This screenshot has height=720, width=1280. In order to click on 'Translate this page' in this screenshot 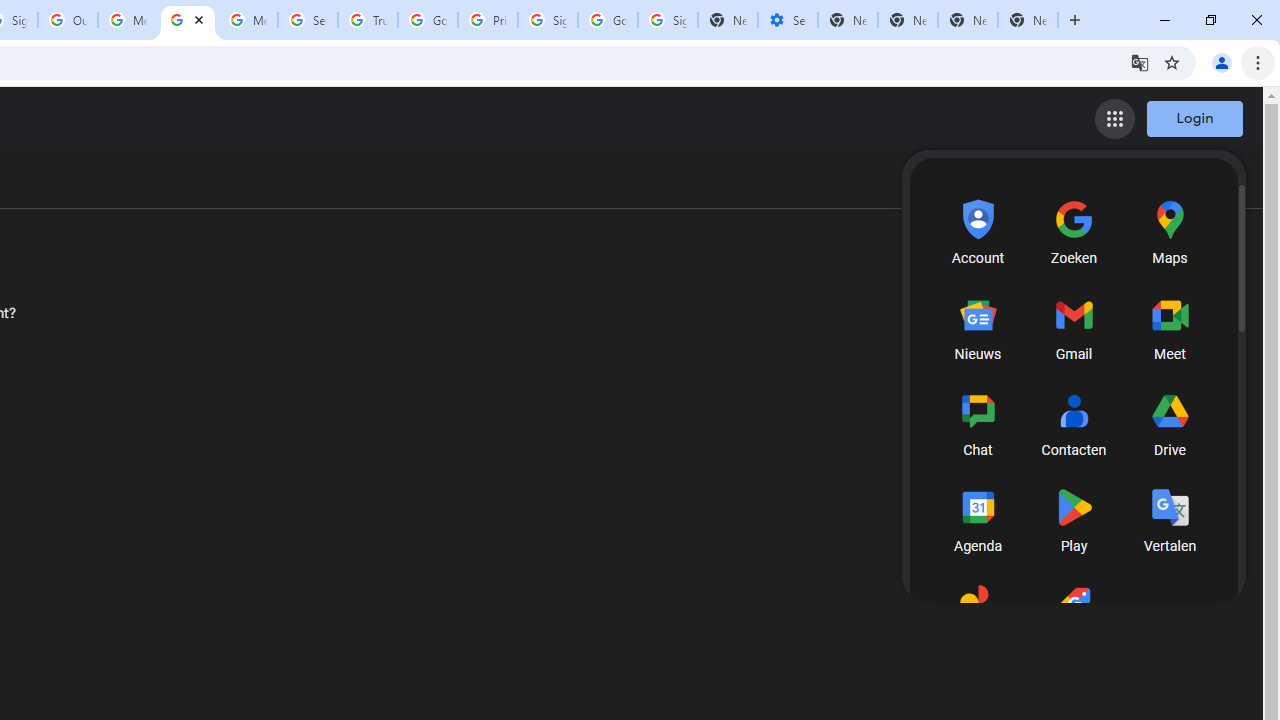, I will do `click(1139, 61)`.